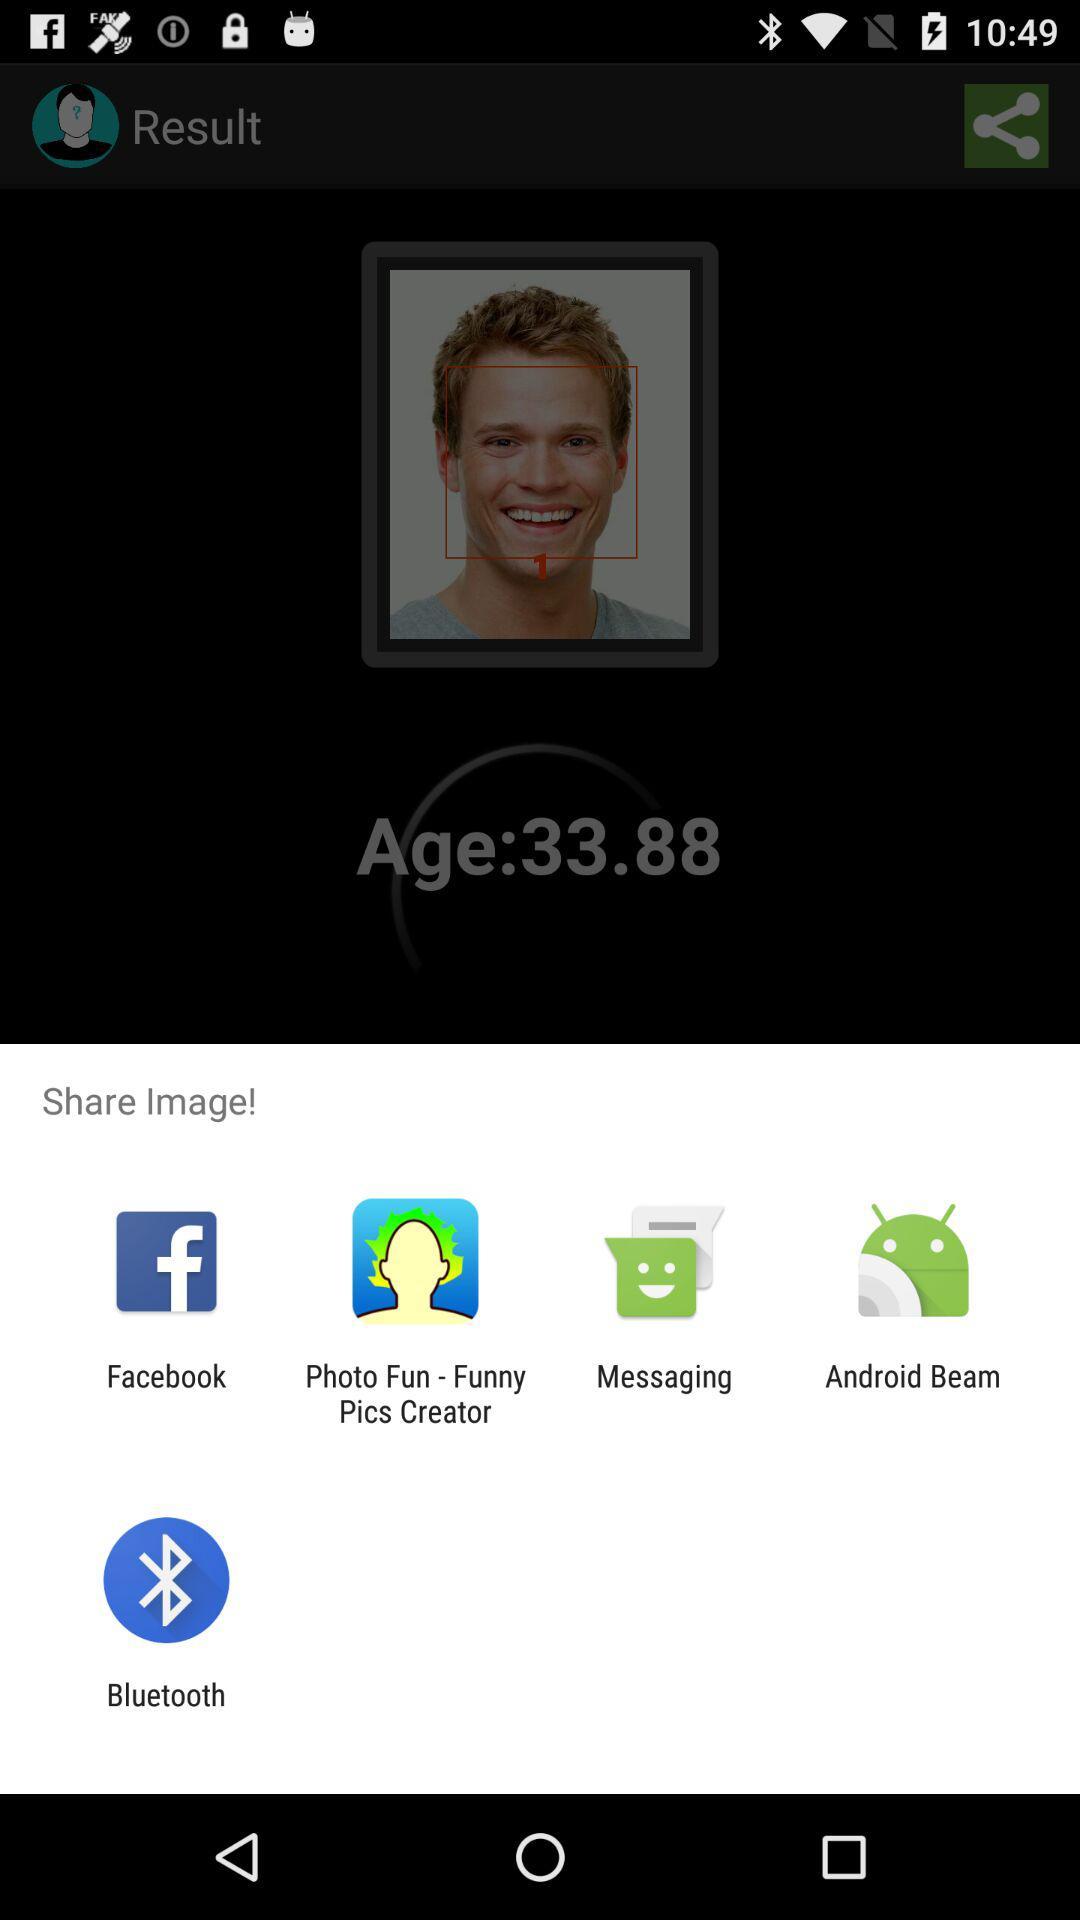 This screenshot has width=1080, height=1920. What do you see at coordinates (165, 1392) in the screenshot?
I see `the icon next to photo fun funny icon` at bounding box center [165, 1392].